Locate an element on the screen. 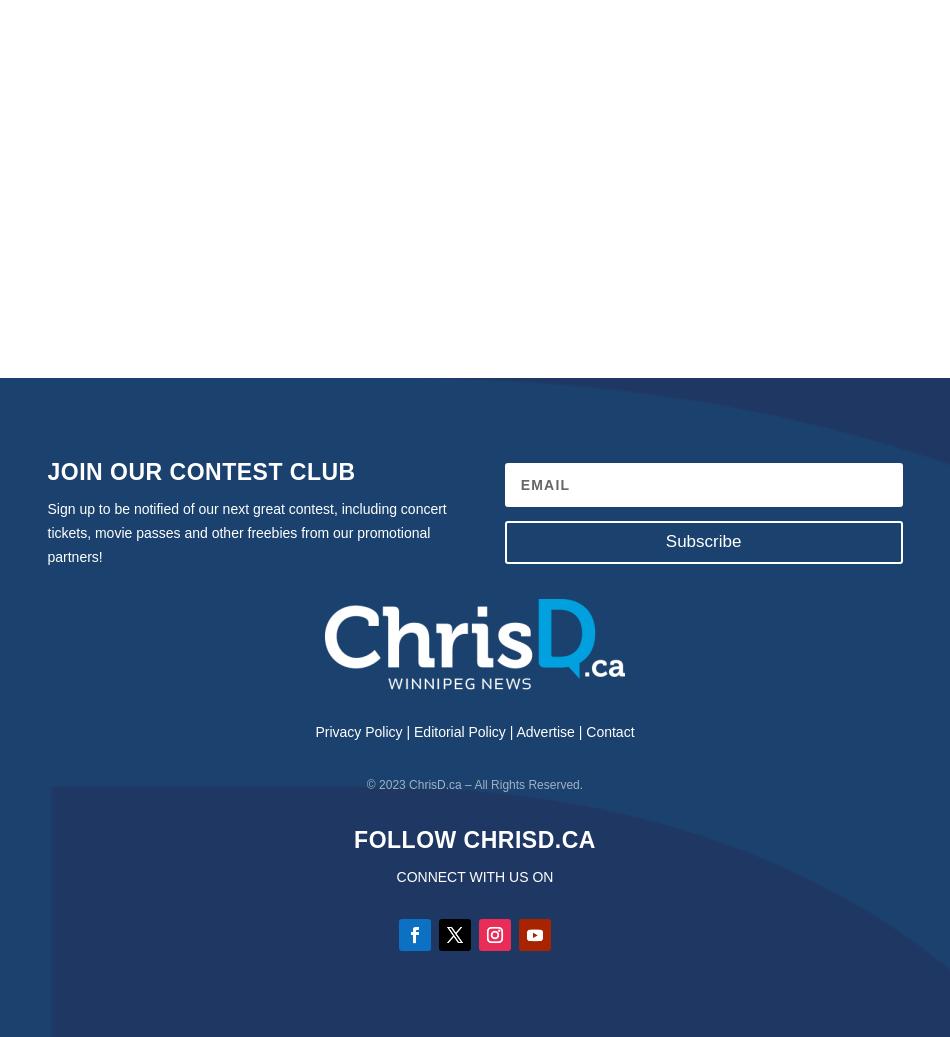 The width and height of the screenshot is (950, 1037). 'JOIN OUR CONTEST CLUB' is located at coordinates (201, 471).